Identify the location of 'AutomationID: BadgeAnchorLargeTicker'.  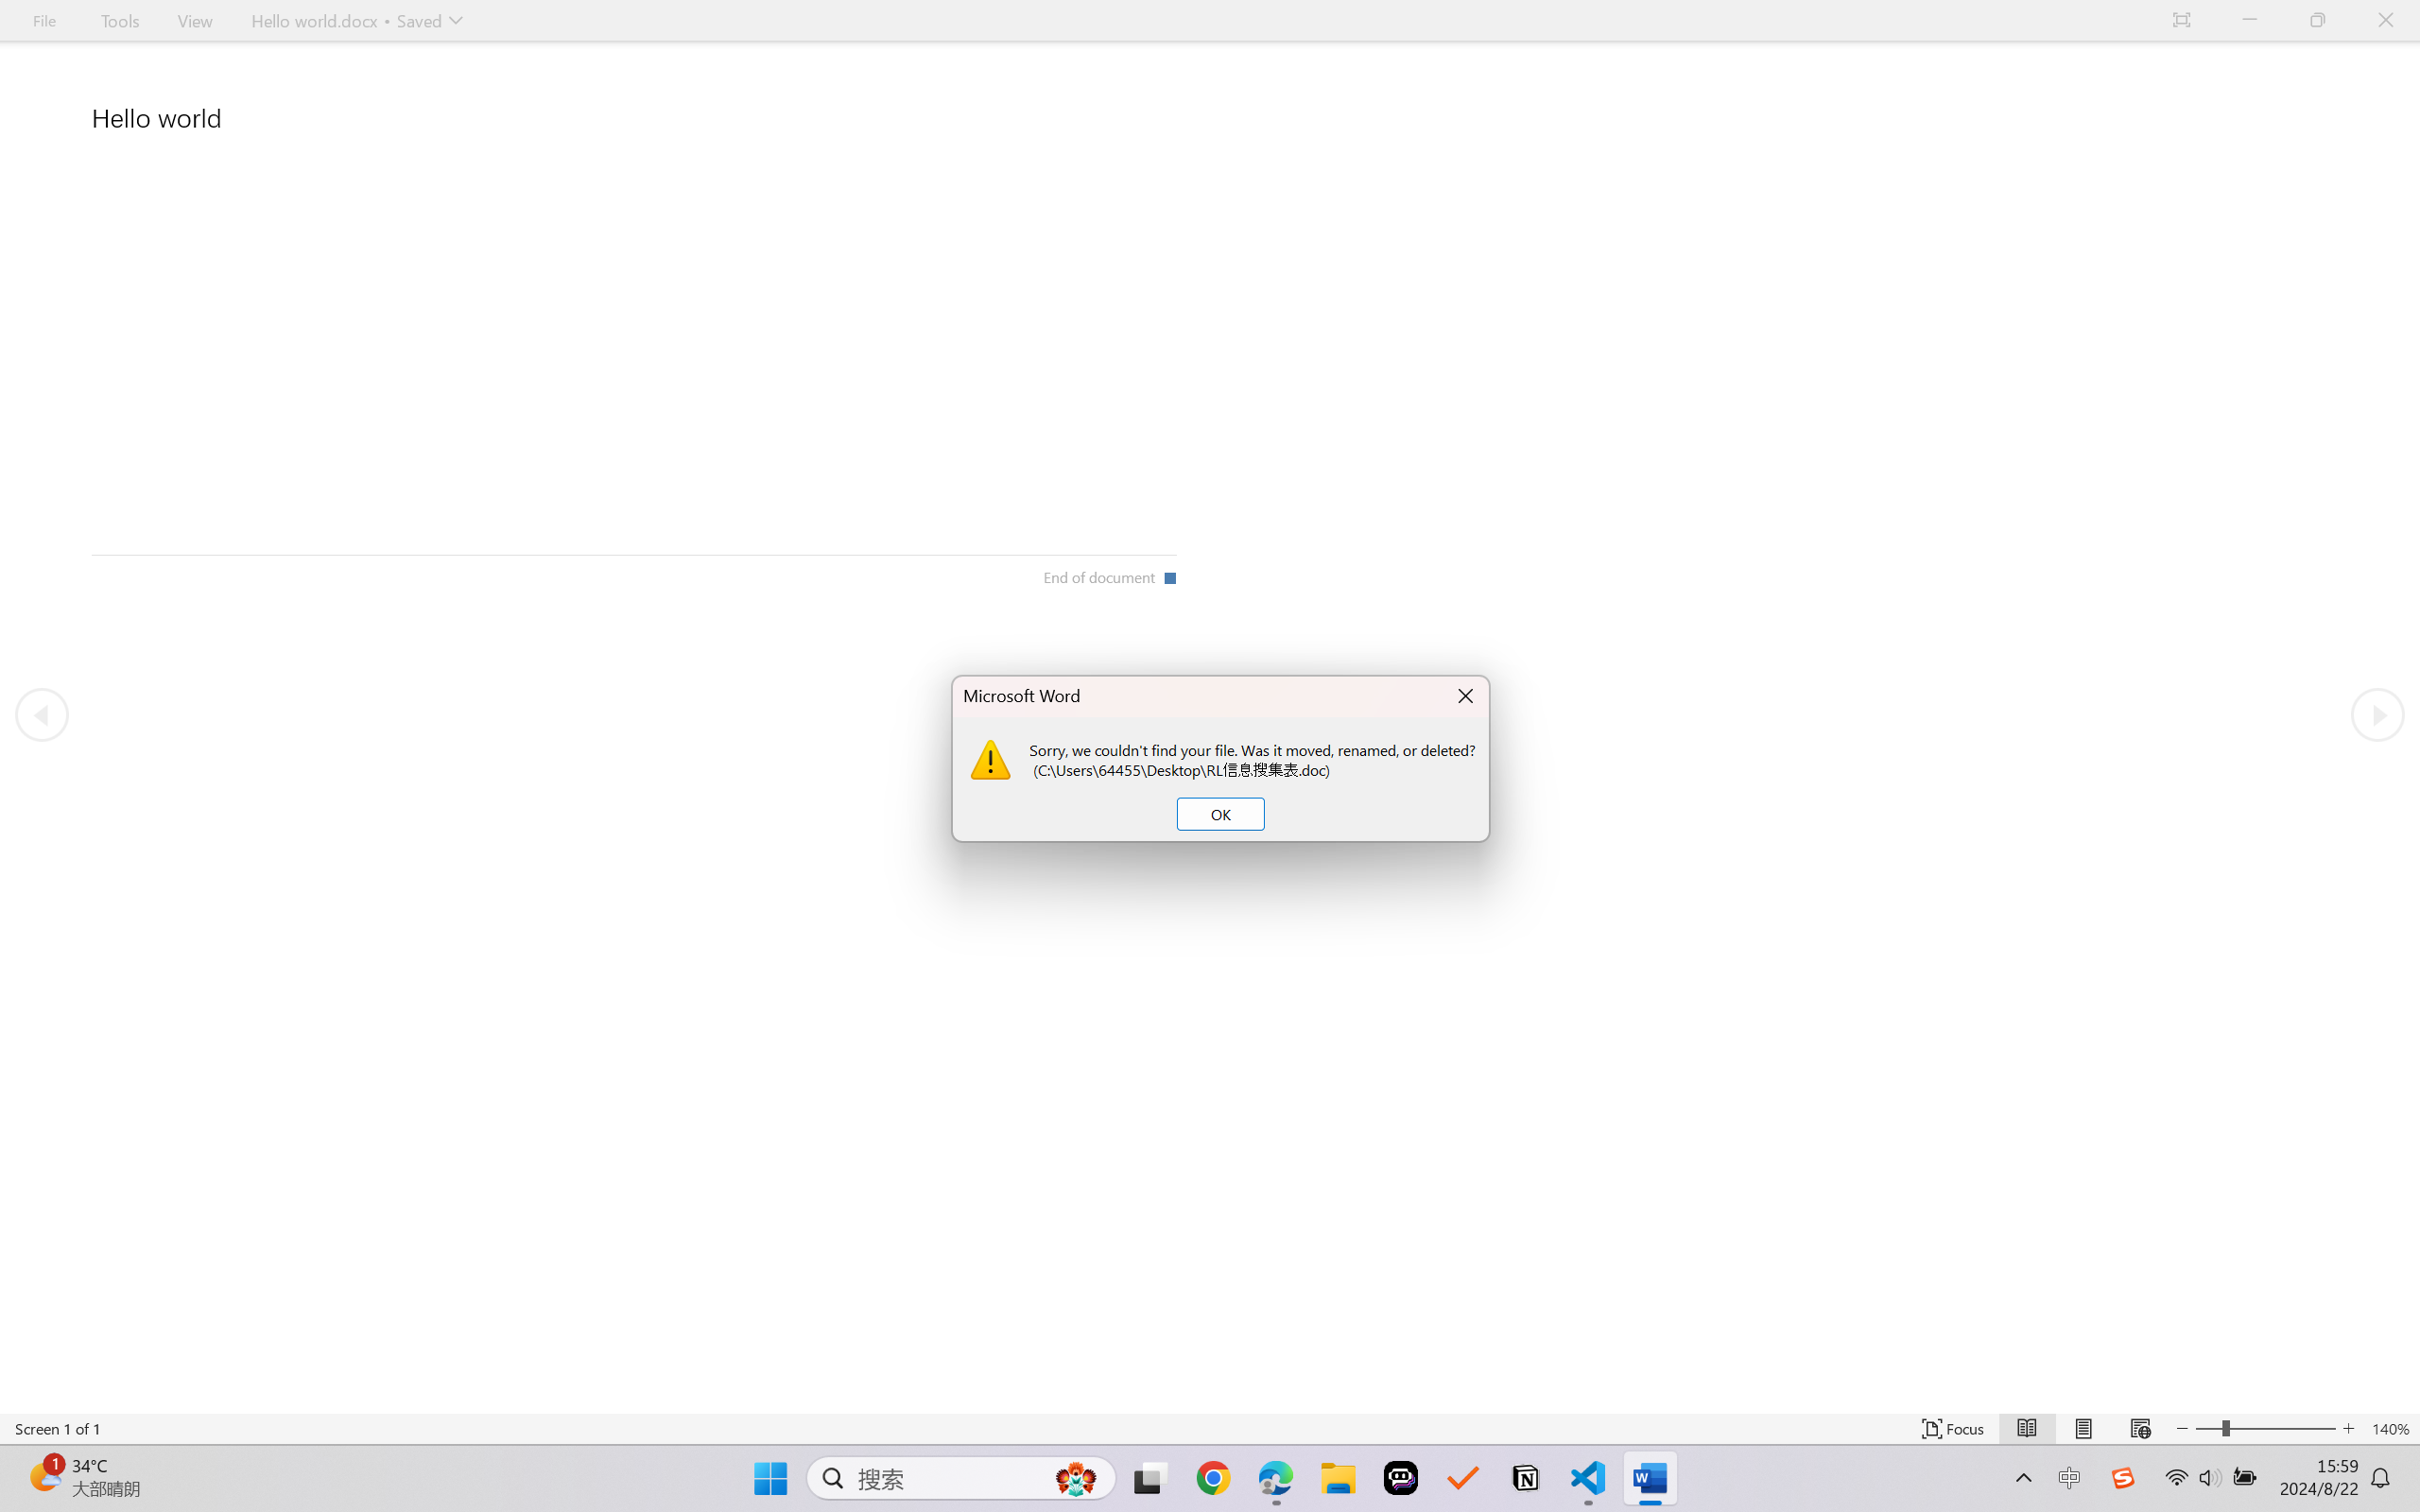
(43, 1476).